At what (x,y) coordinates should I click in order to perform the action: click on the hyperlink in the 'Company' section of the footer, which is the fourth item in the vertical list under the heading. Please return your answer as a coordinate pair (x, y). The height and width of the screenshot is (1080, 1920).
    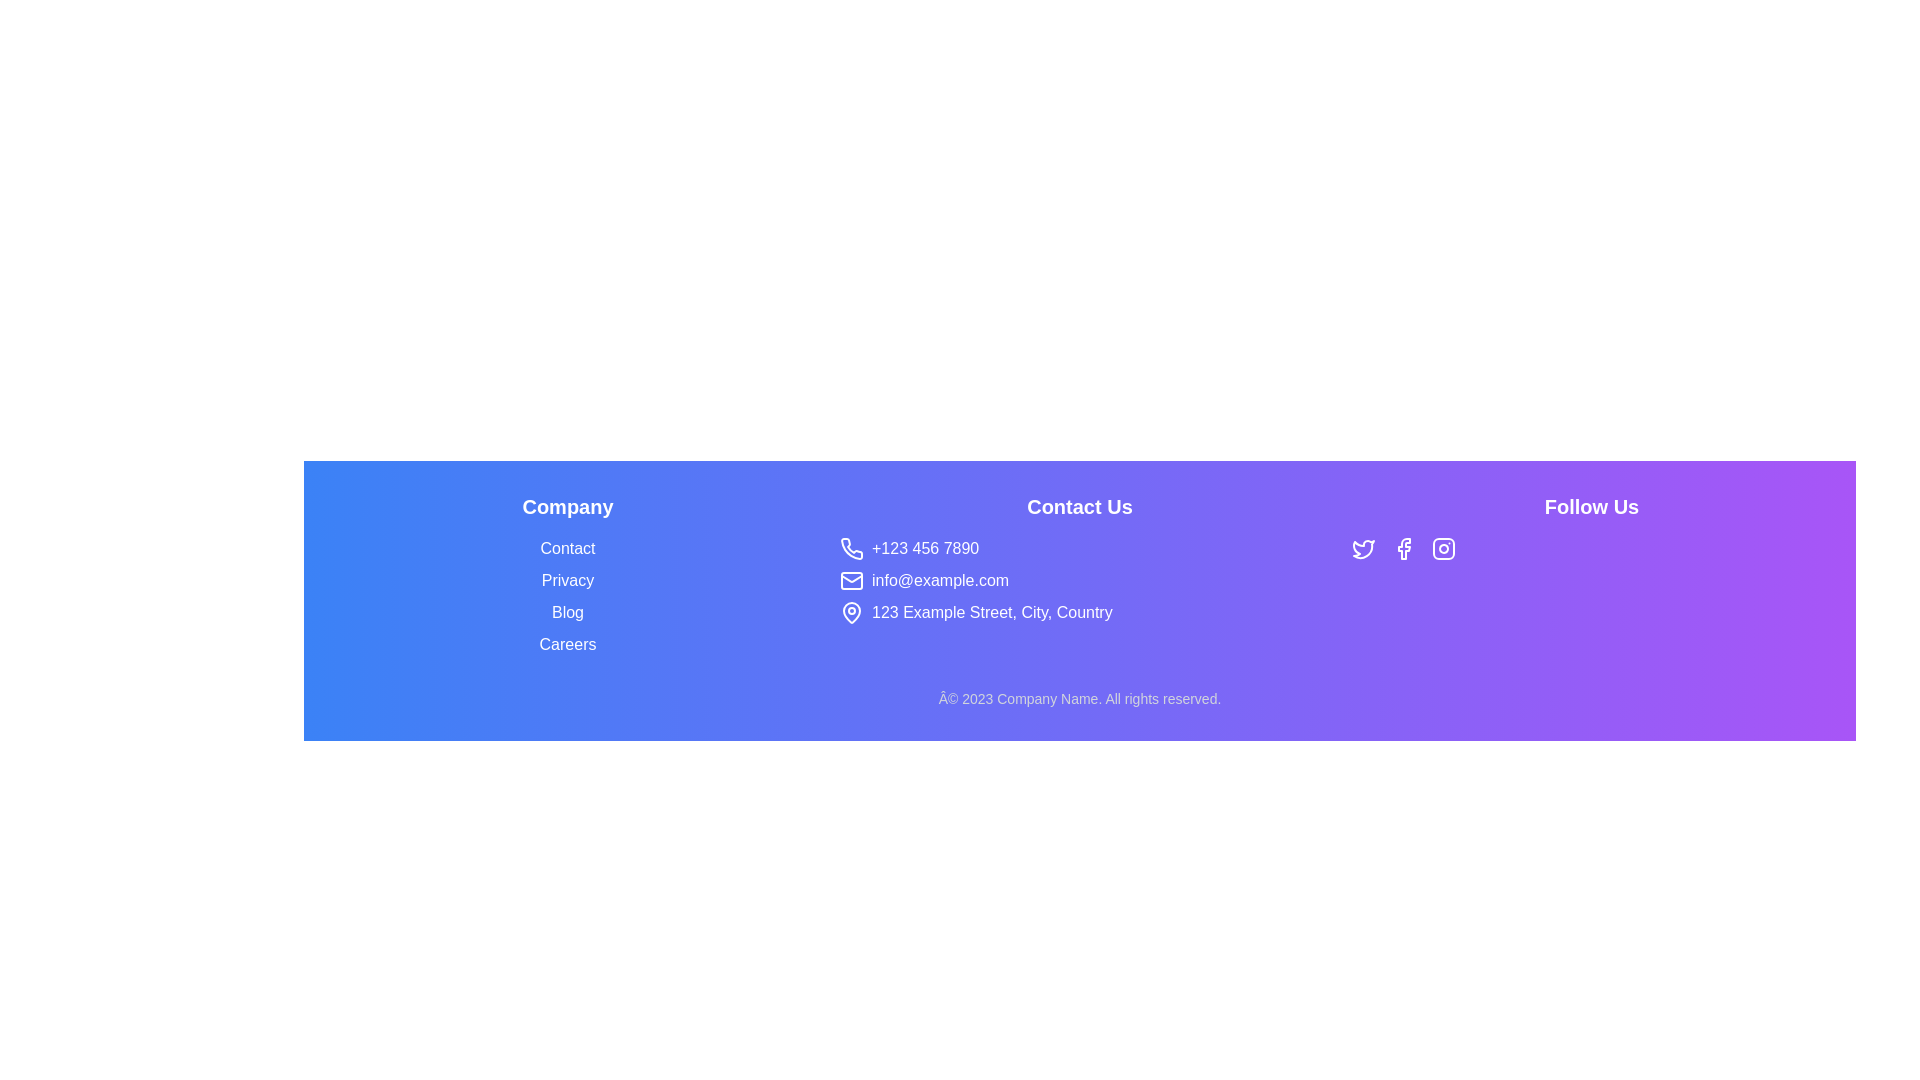
    Looking at the image, I should click on (566, 644).